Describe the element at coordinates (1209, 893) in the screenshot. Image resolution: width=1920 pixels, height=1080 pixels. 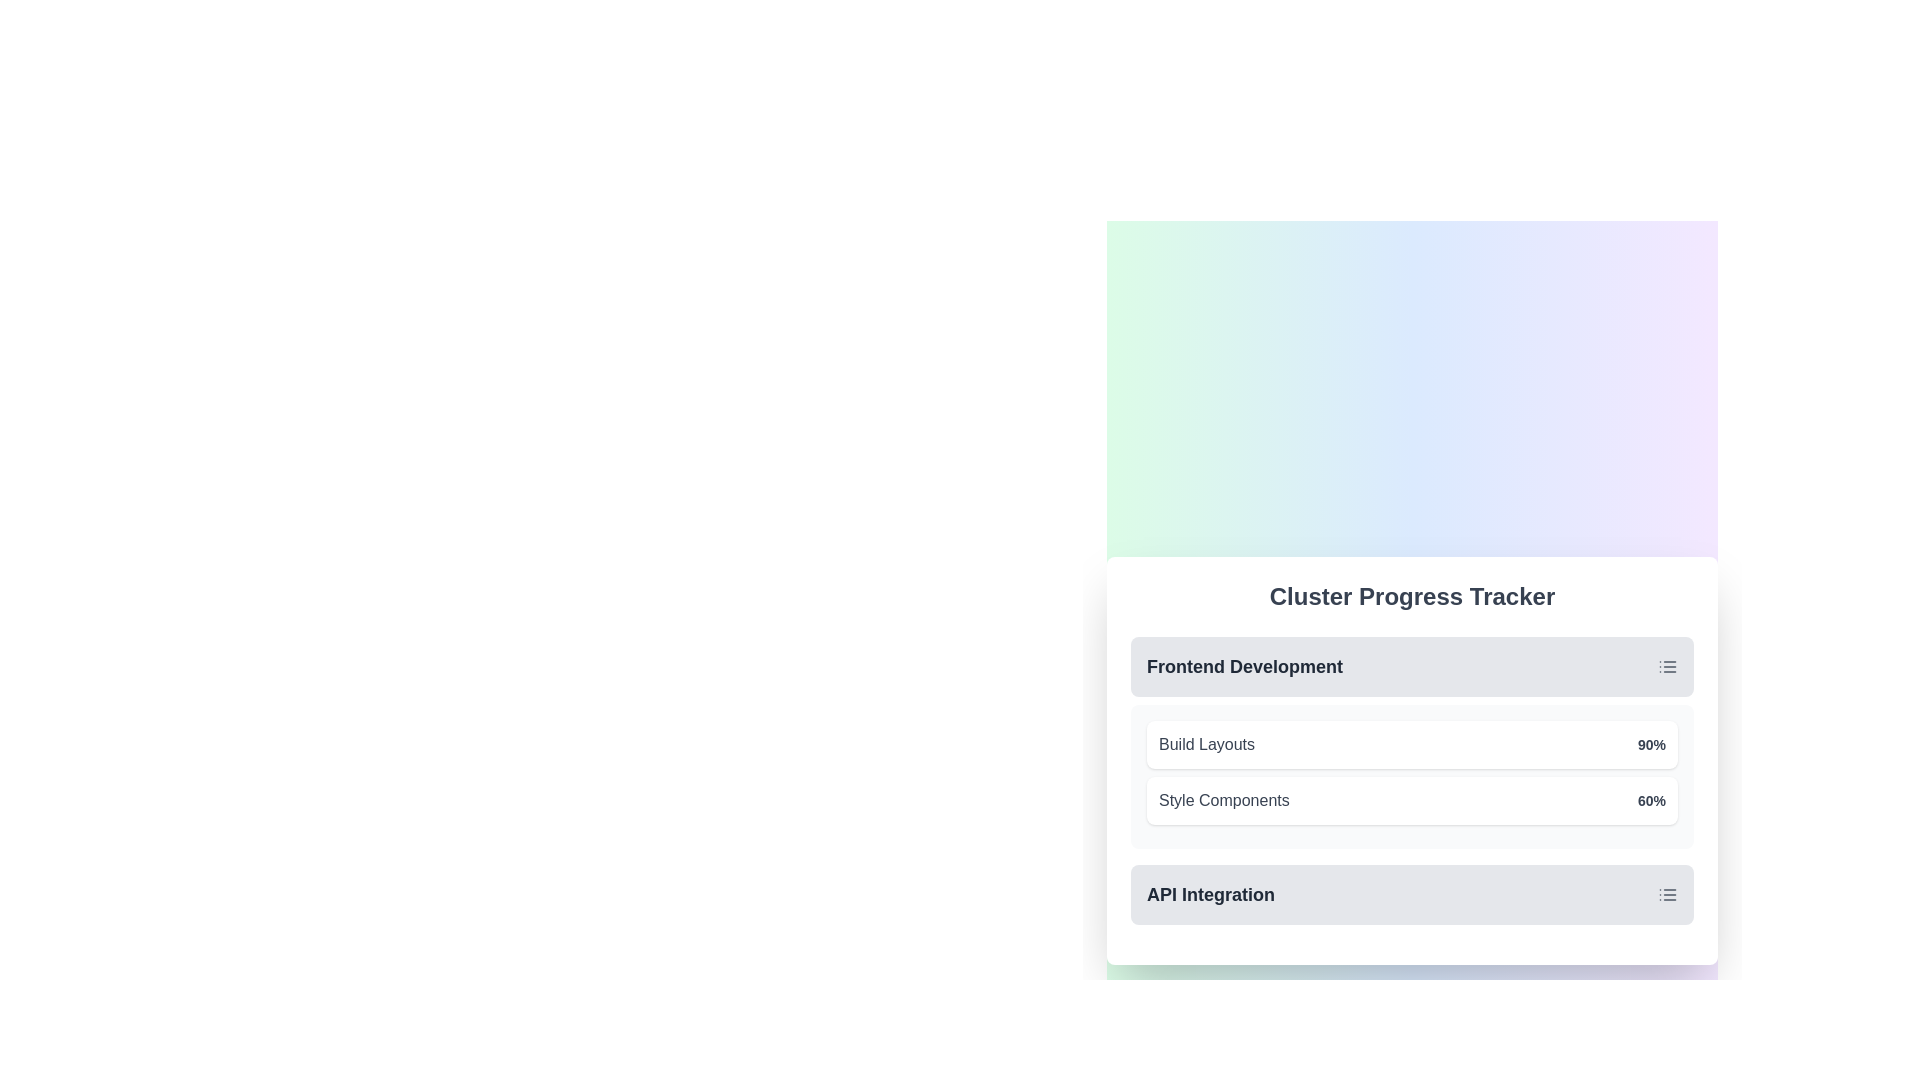
I see `the text label representing 'API Integration' located at the bottom of the Cluster Progress Tracker component` at that location.